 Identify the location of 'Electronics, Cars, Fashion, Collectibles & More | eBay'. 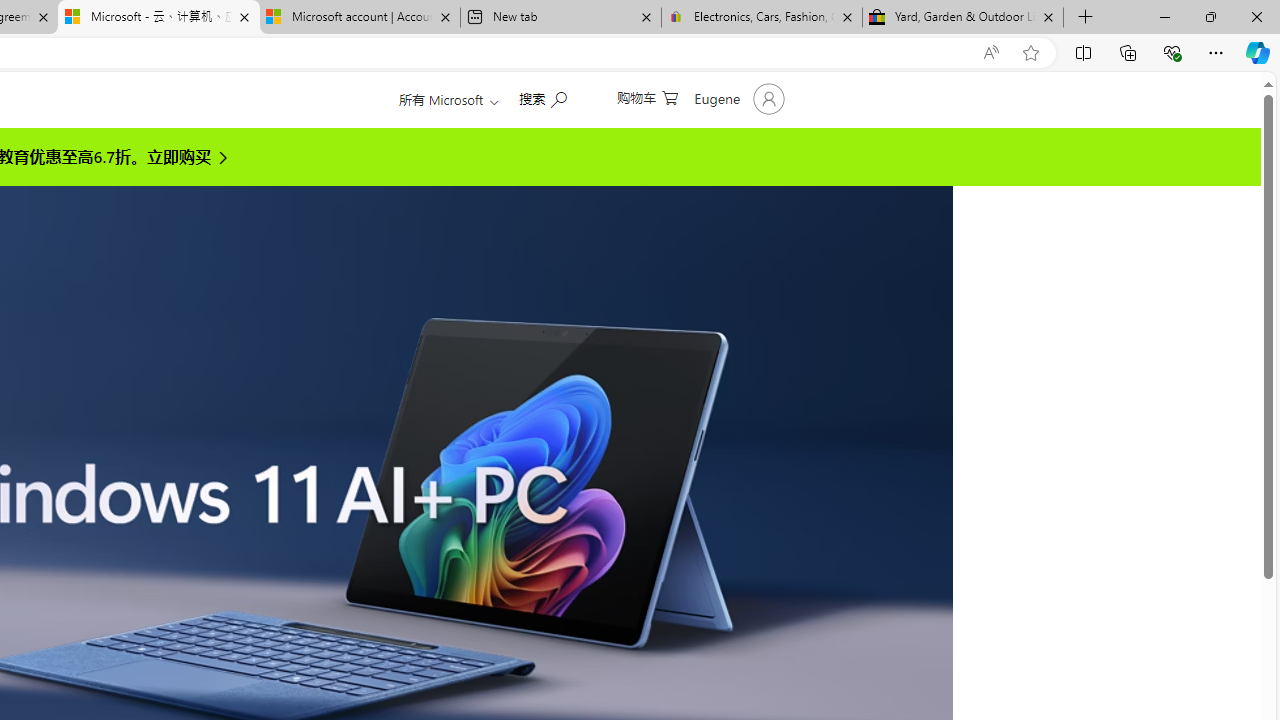
(760, 17).